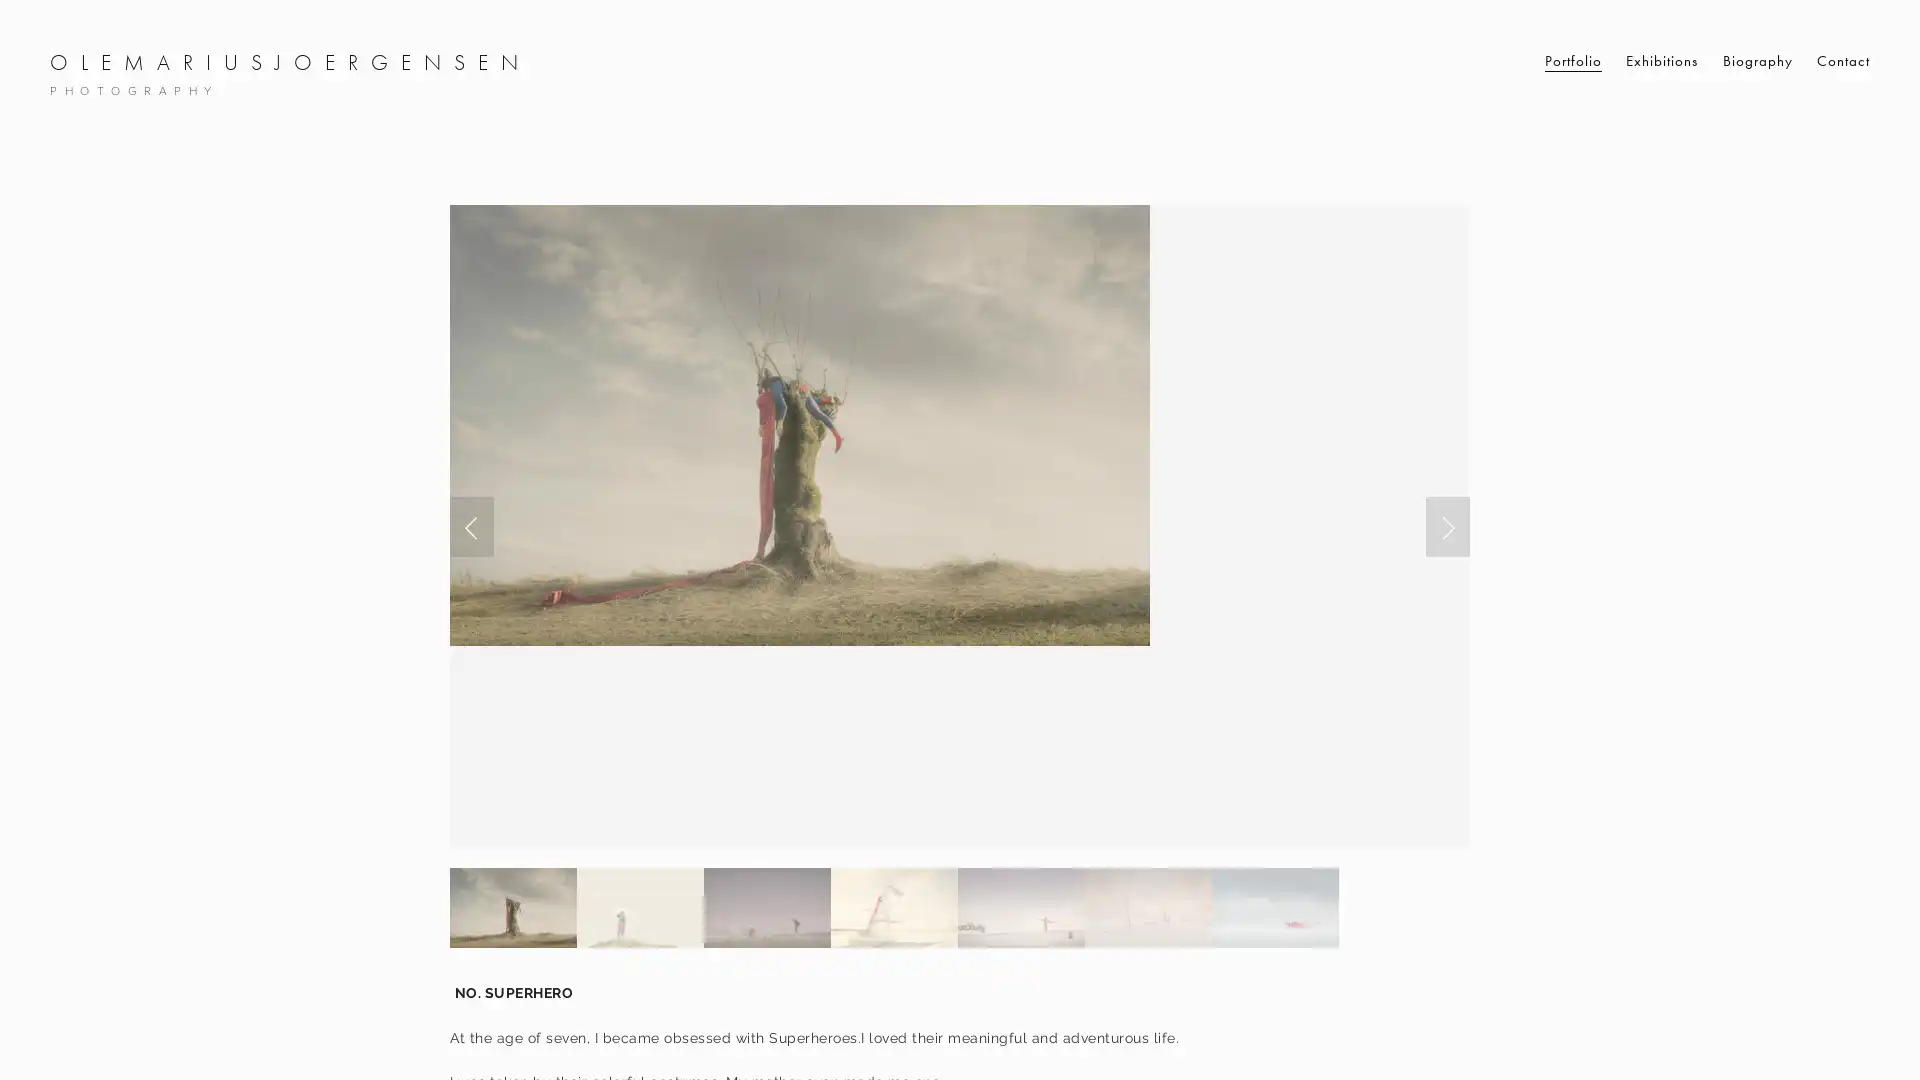 The width and height of the screenshot is (1920, 1080). I want to click on Slide 5, so click(1085, 906).